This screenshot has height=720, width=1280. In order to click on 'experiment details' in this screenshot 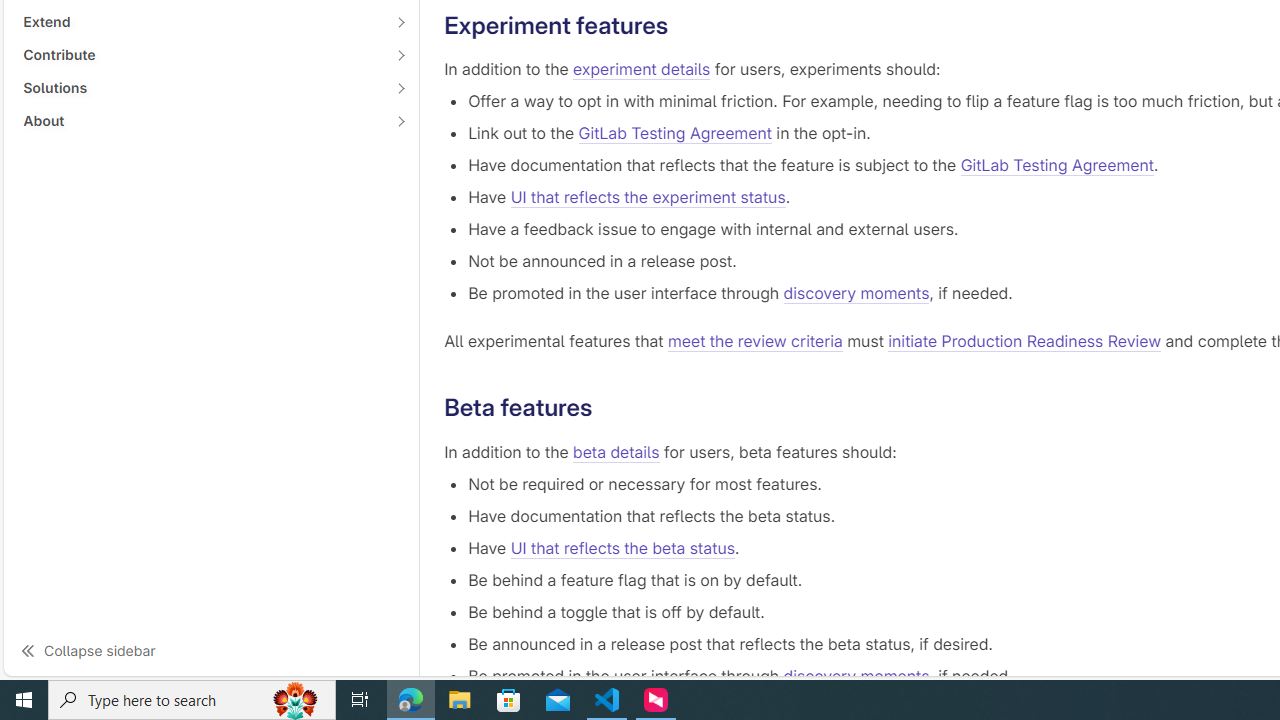, I will do `click(641, 68)`.